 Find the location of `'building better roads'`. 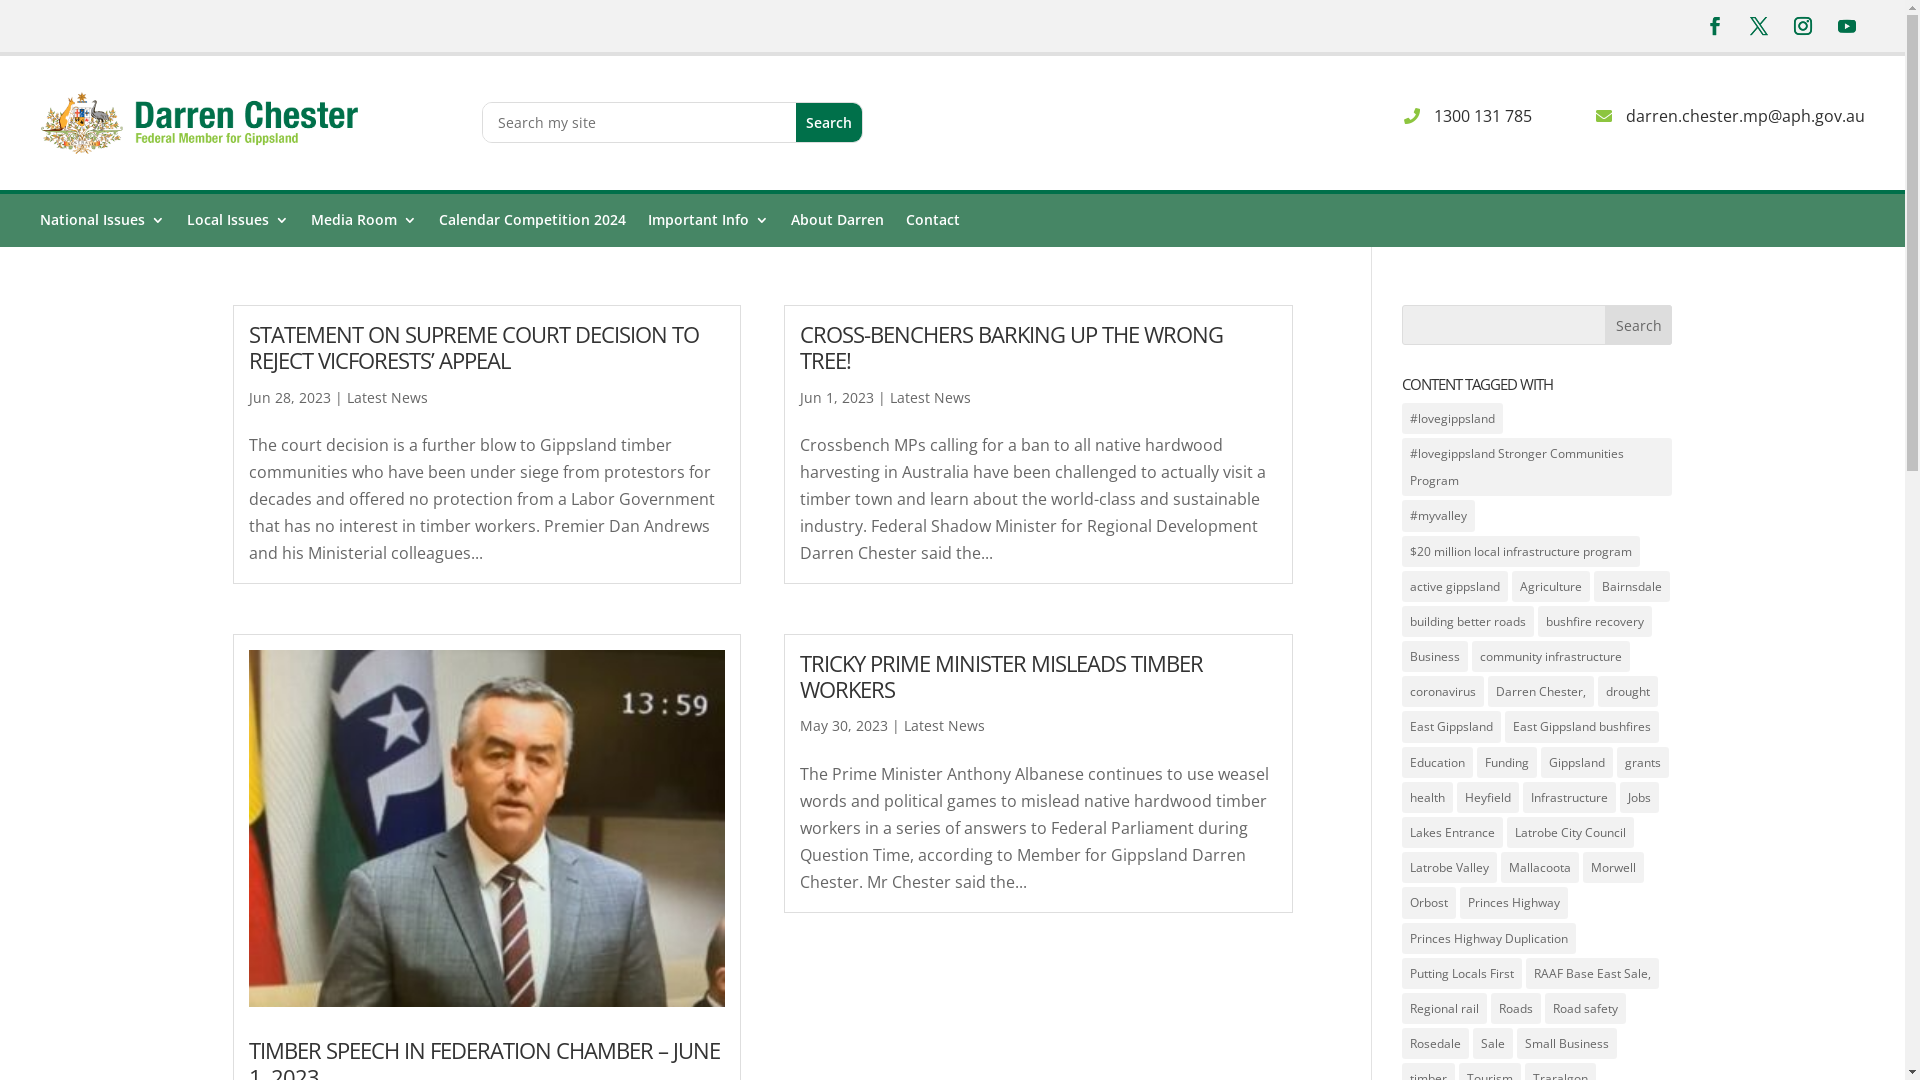

'building better roads' is located at coordinates (1468, 620).